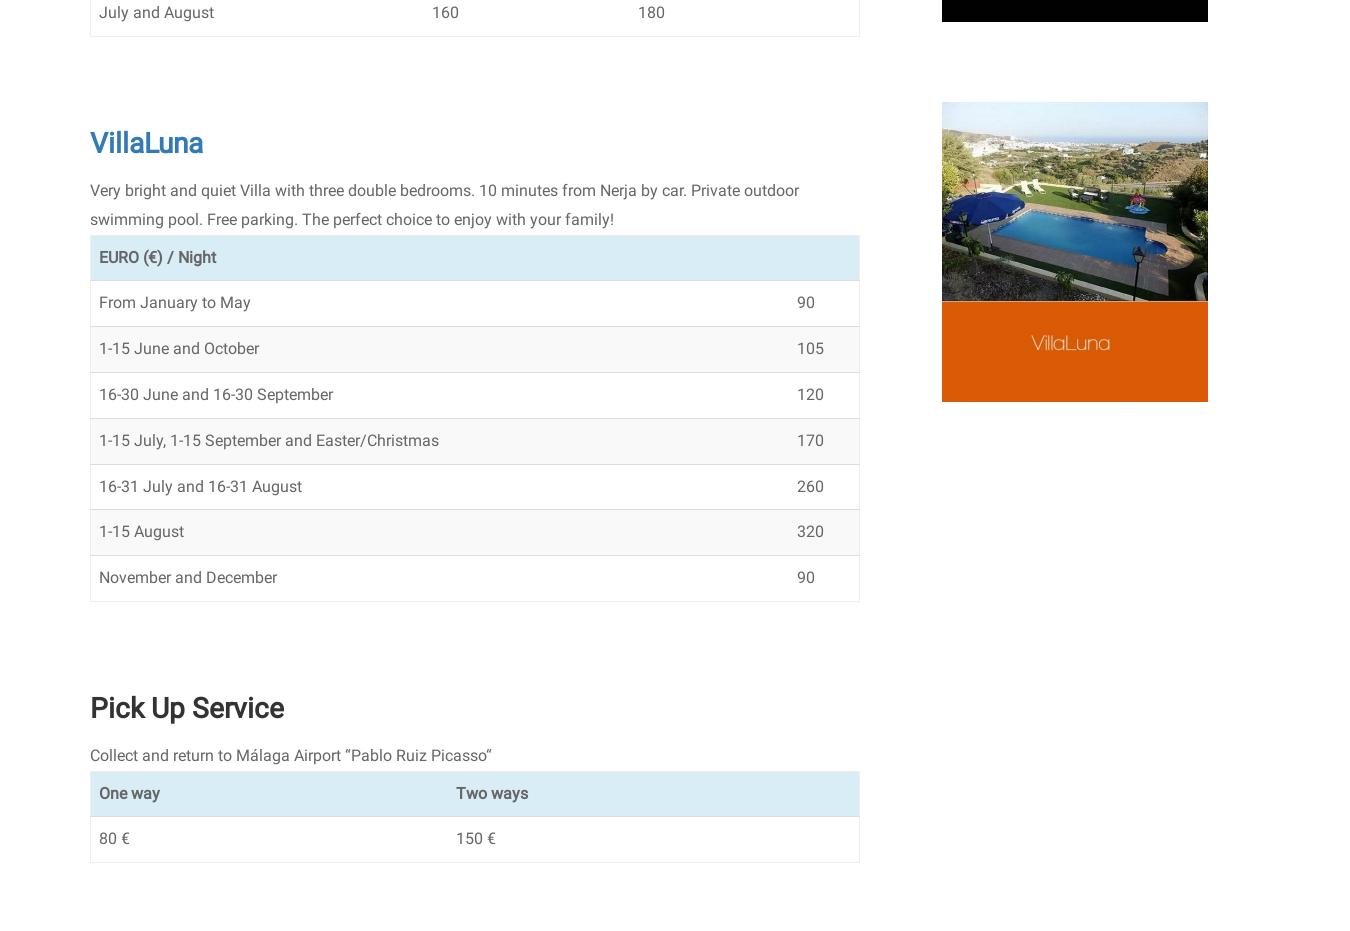  I want to click on 'EURO (€) / Night', so click(157, 256).